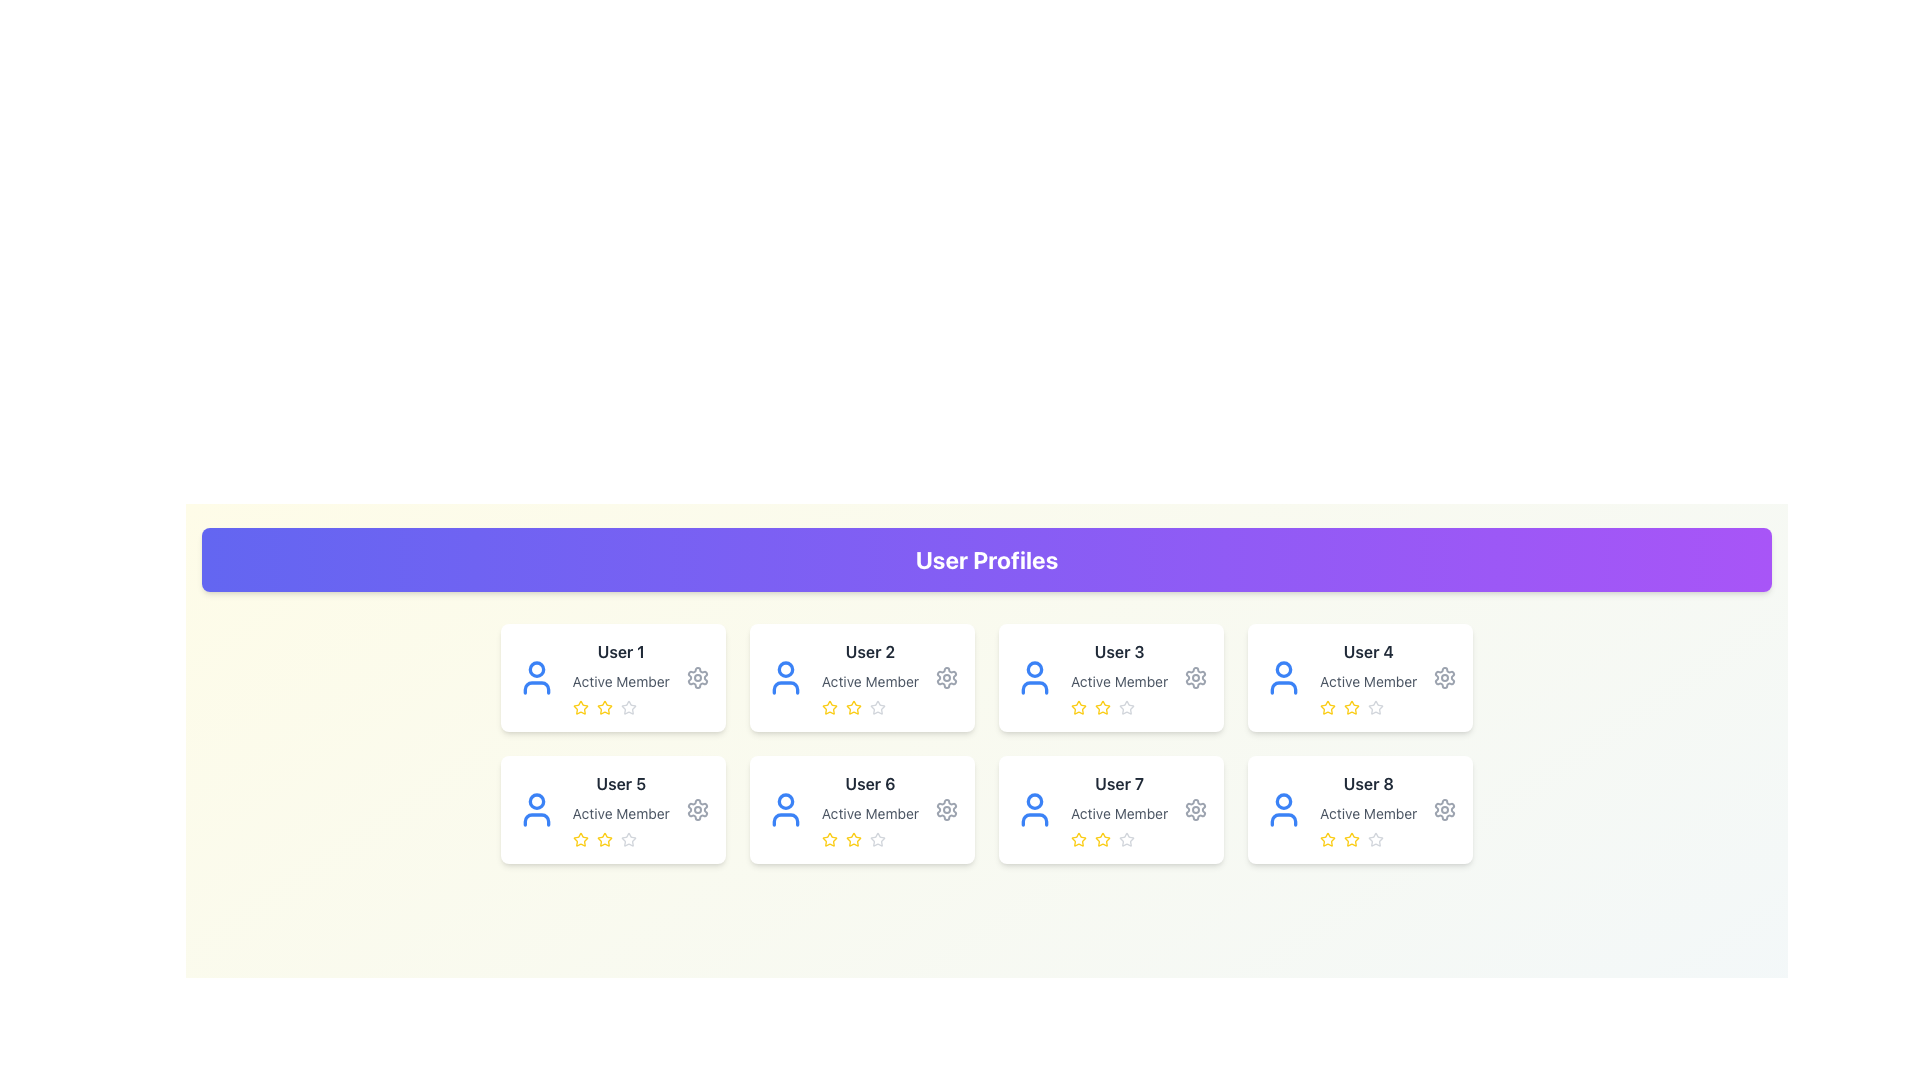 This screenshot has height=1080, width=1920. What do you see at coordinates (1035, 677) in the screenshot?
I see `the user icon representing 'User 3 Active Member', which is a blue person symbol located in the user grid layout` at bounding box center [1035, 677].